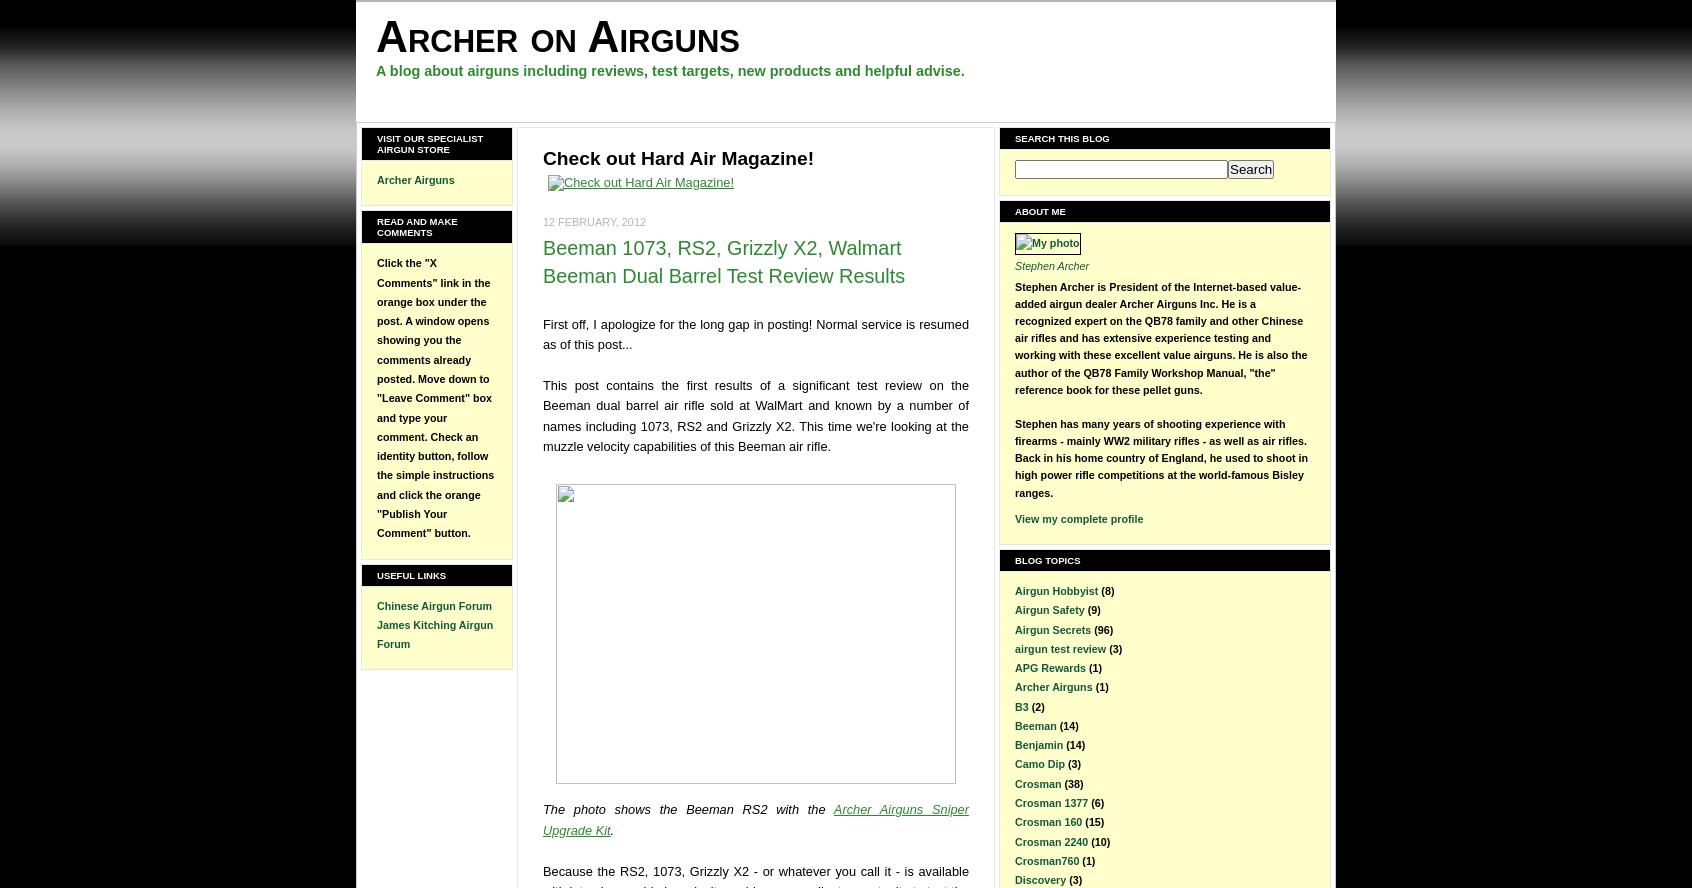  Describe the element at coordinates (723, 261) in the screenshot. I see `'Beeman 1073, RS2, Grizzly X2, Walmart Beeman Dual Barrel Test Review Results'` at that location.